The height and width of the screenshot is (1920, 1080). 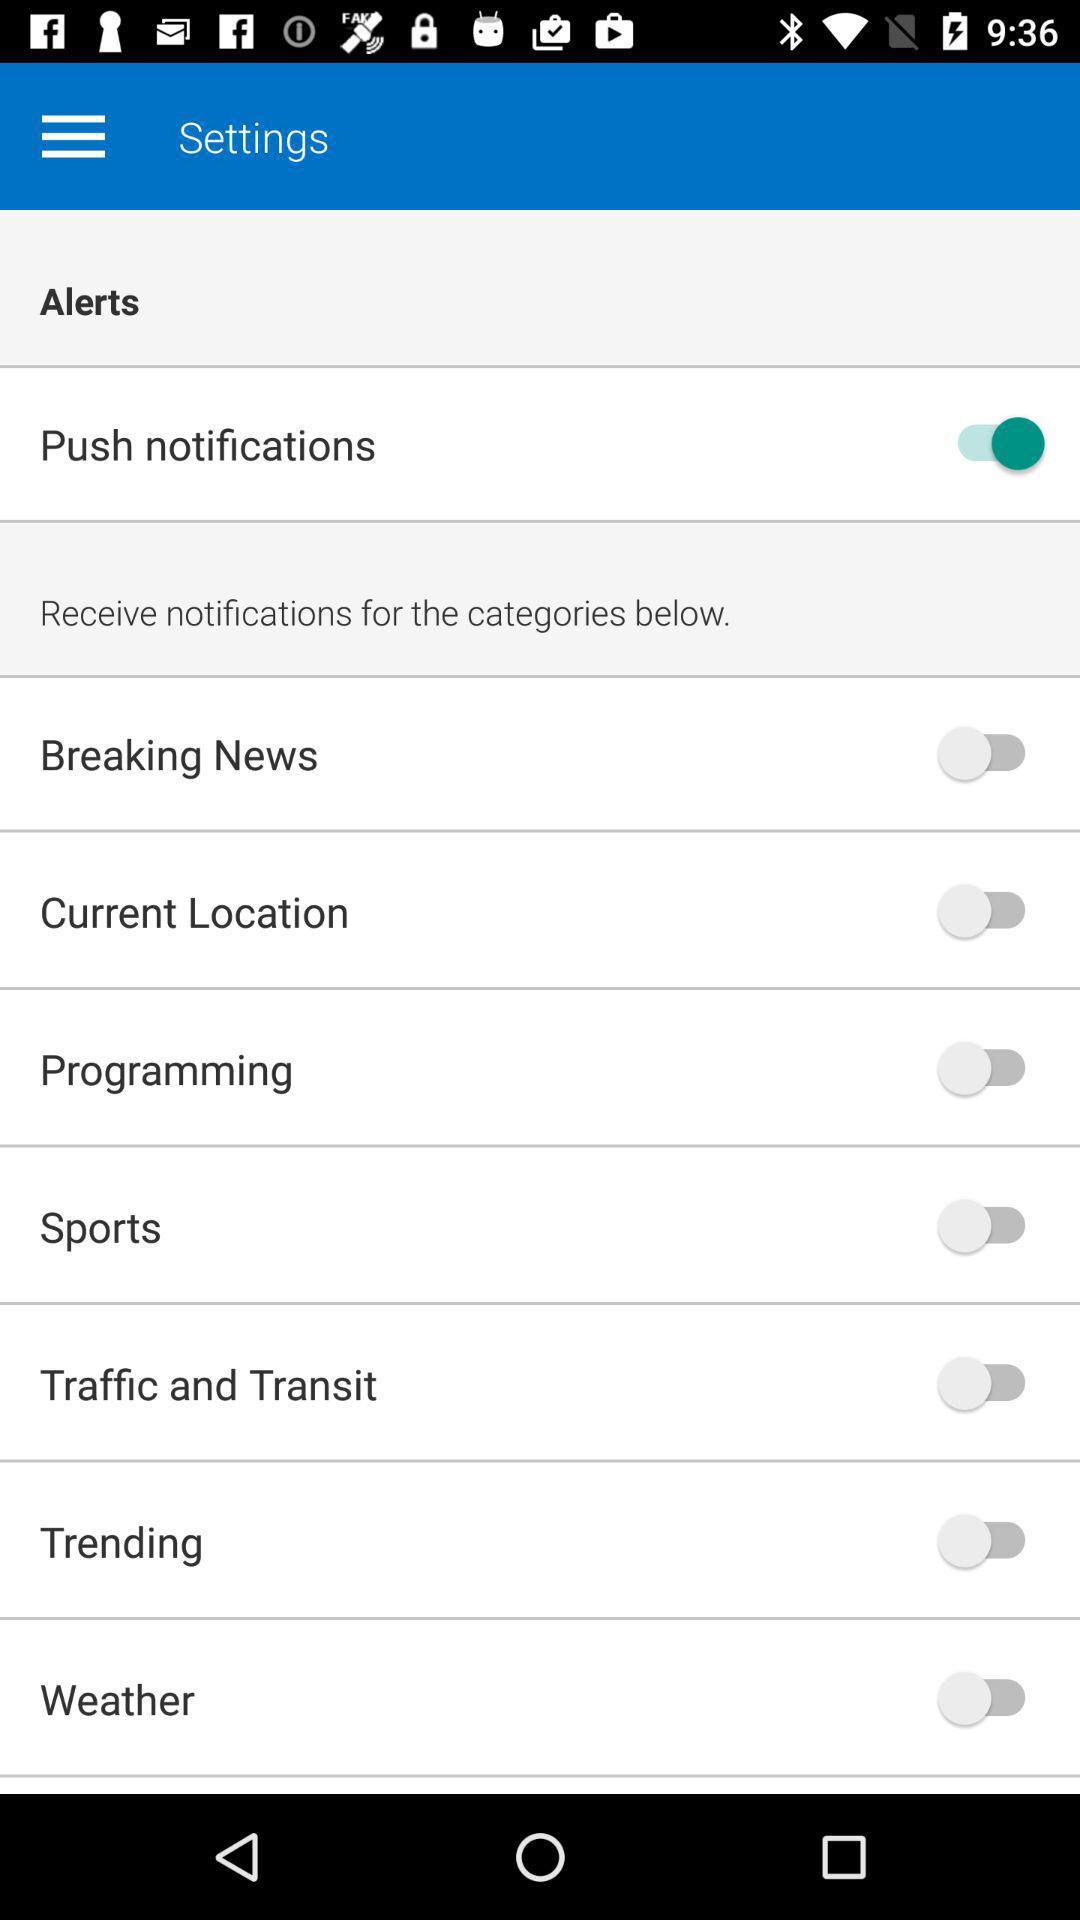 I want to click on the menu icon, so click(x=72, y=135).